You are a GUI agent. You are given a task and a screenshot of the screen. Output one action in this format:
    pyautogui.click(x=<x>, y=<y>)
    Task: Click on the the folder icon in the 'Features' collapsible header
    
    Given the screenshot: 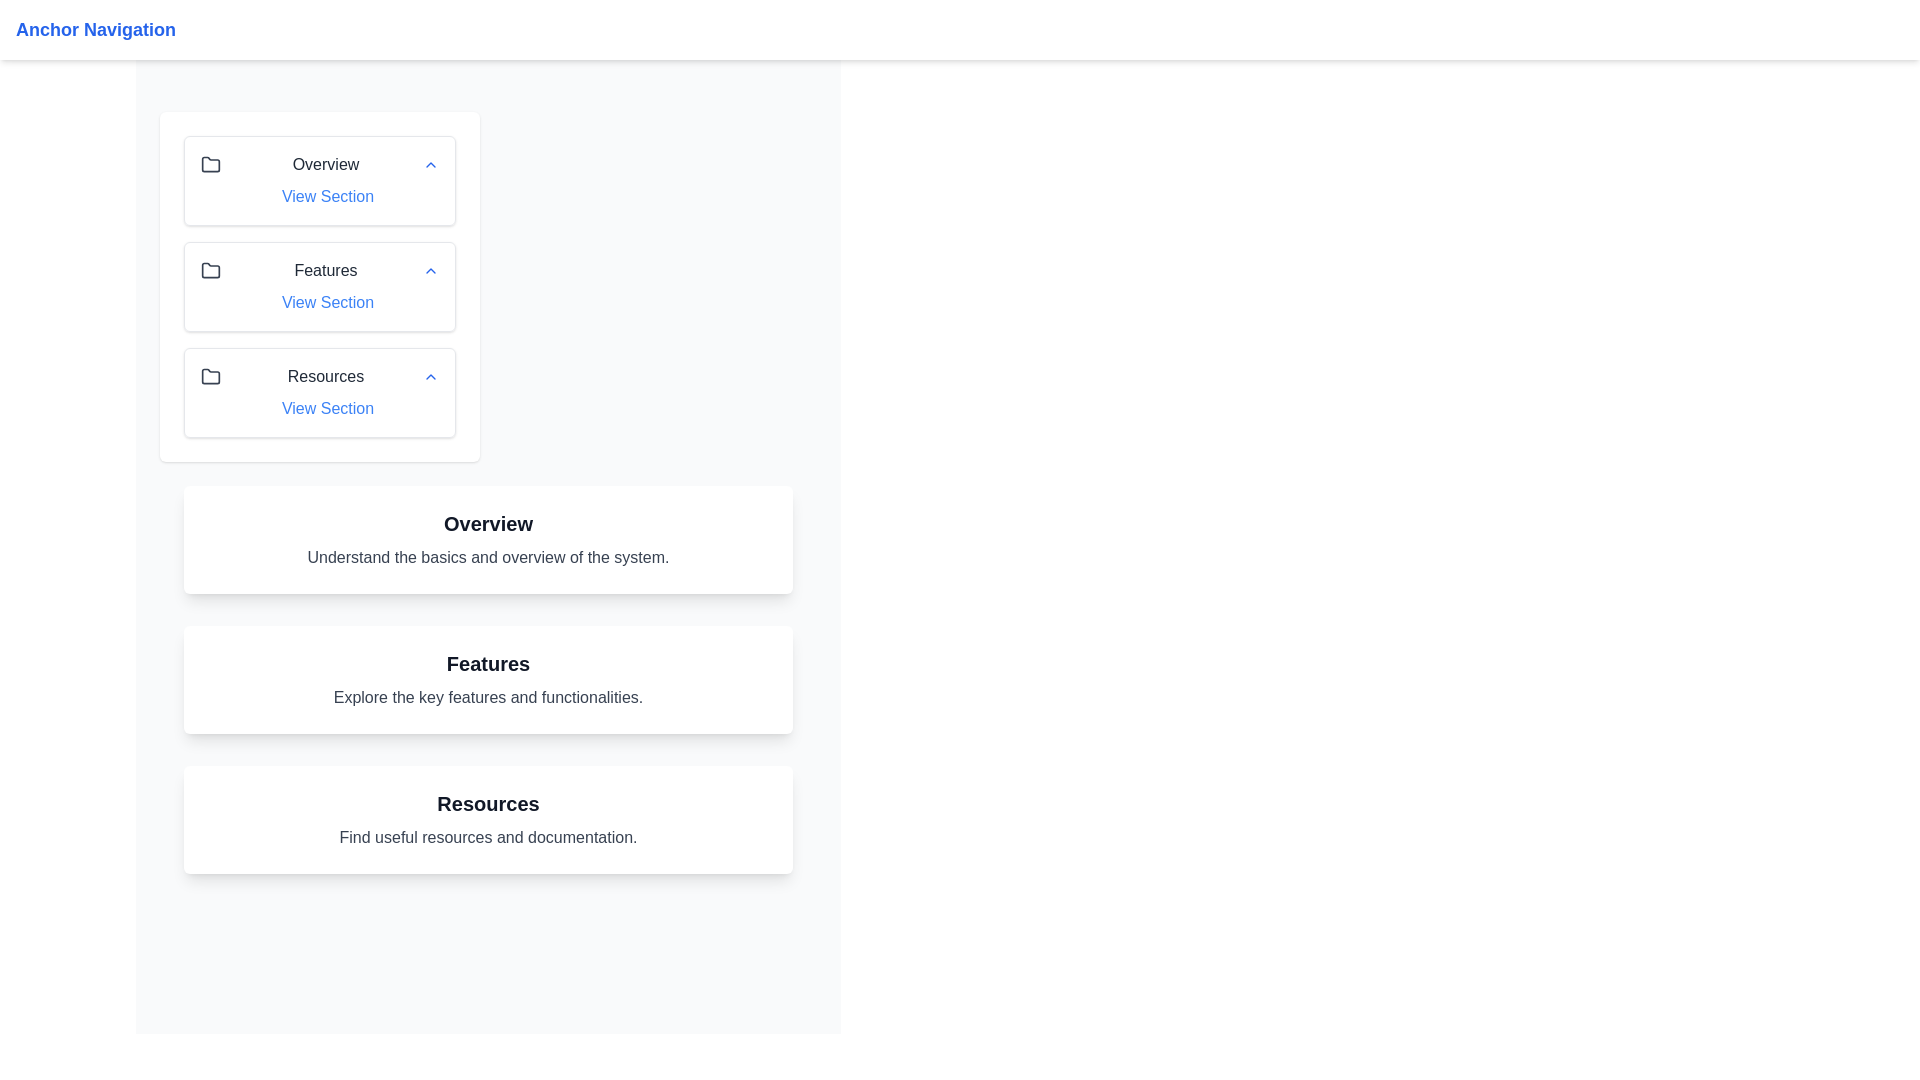 What is the action you would take?
    pyautogui.click(x=320, y=270)
    